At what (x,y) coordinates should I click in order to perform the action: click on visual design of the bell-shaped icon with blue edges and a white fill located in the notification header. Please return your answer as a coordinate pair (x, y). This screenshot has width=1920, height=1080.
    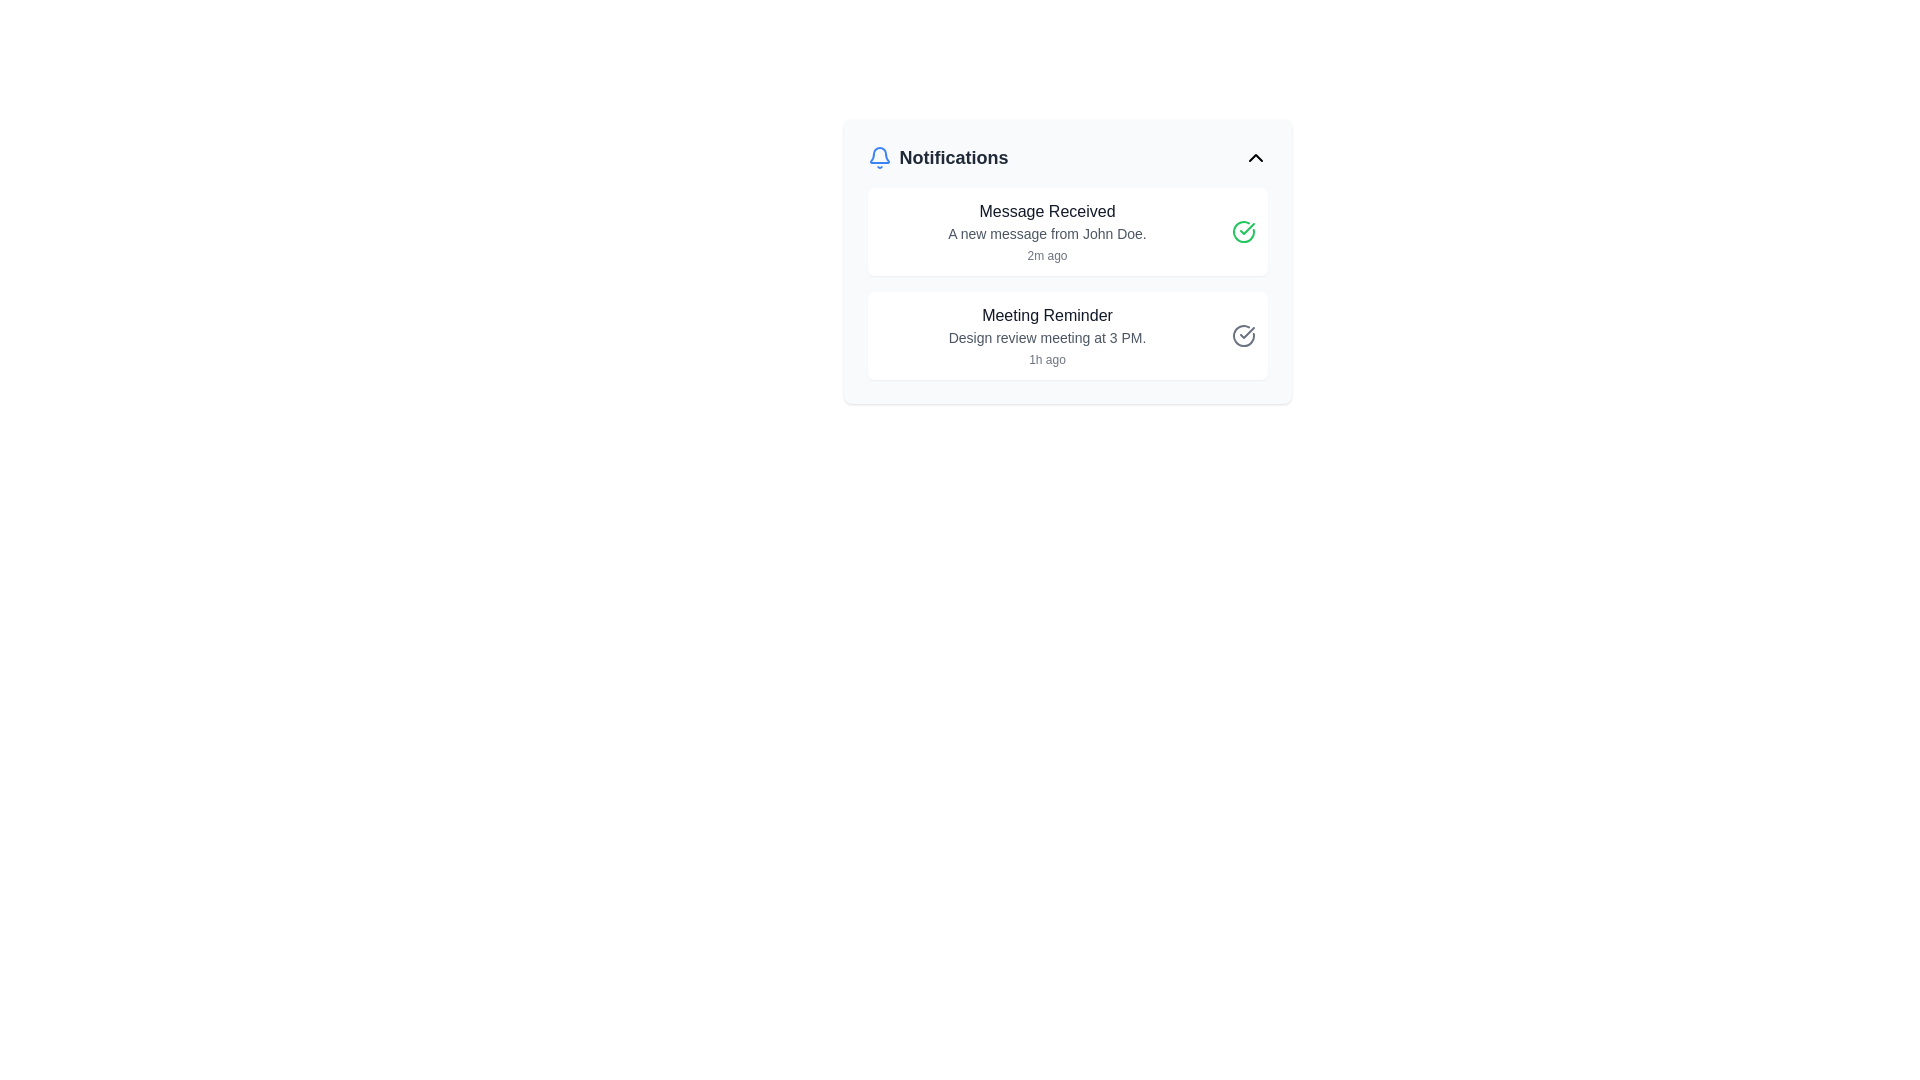
    Looking at the image, I should click on (879, 154).